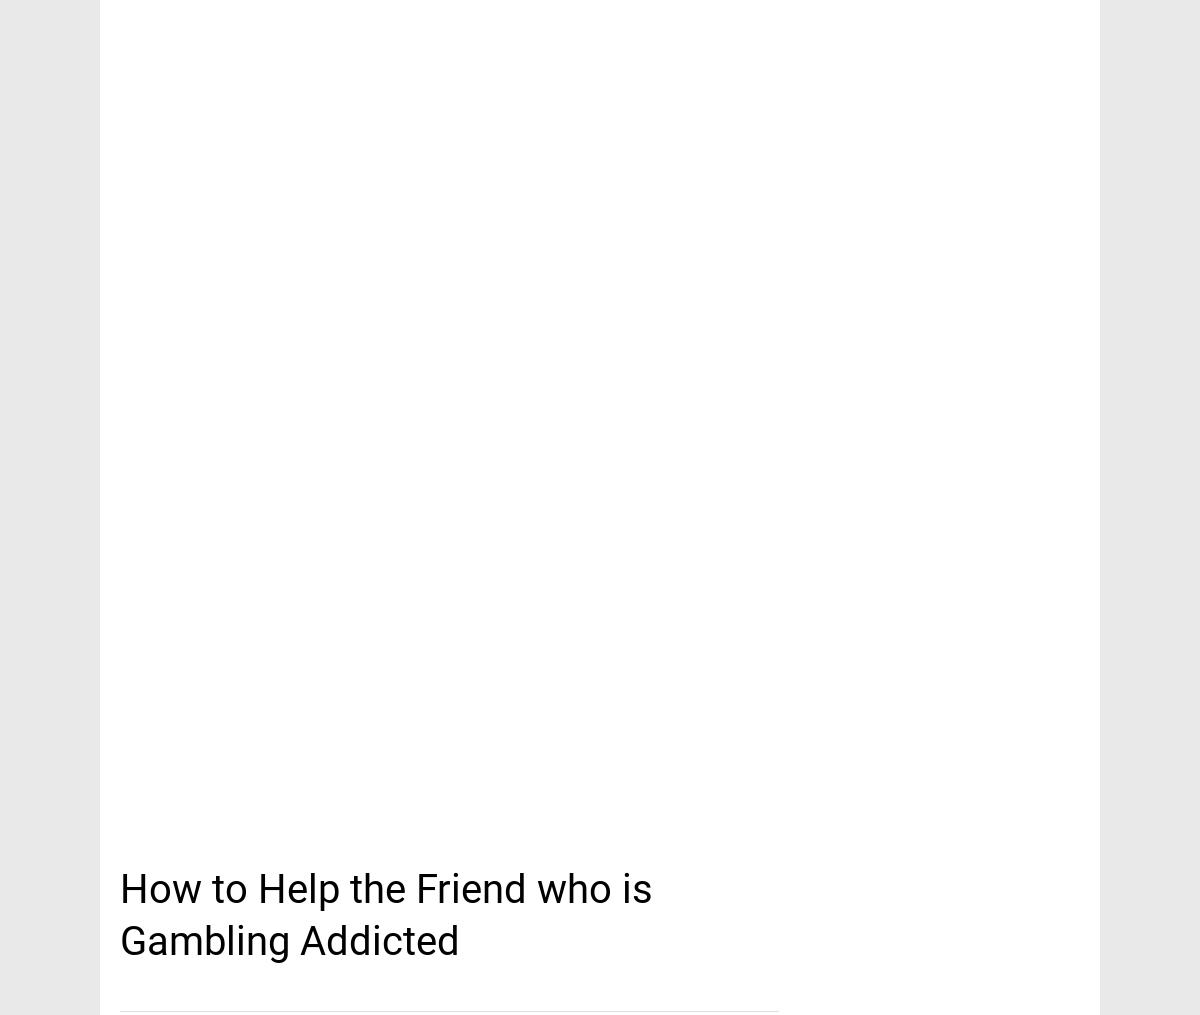  I want to click on 'youtube', so click(158, 71).